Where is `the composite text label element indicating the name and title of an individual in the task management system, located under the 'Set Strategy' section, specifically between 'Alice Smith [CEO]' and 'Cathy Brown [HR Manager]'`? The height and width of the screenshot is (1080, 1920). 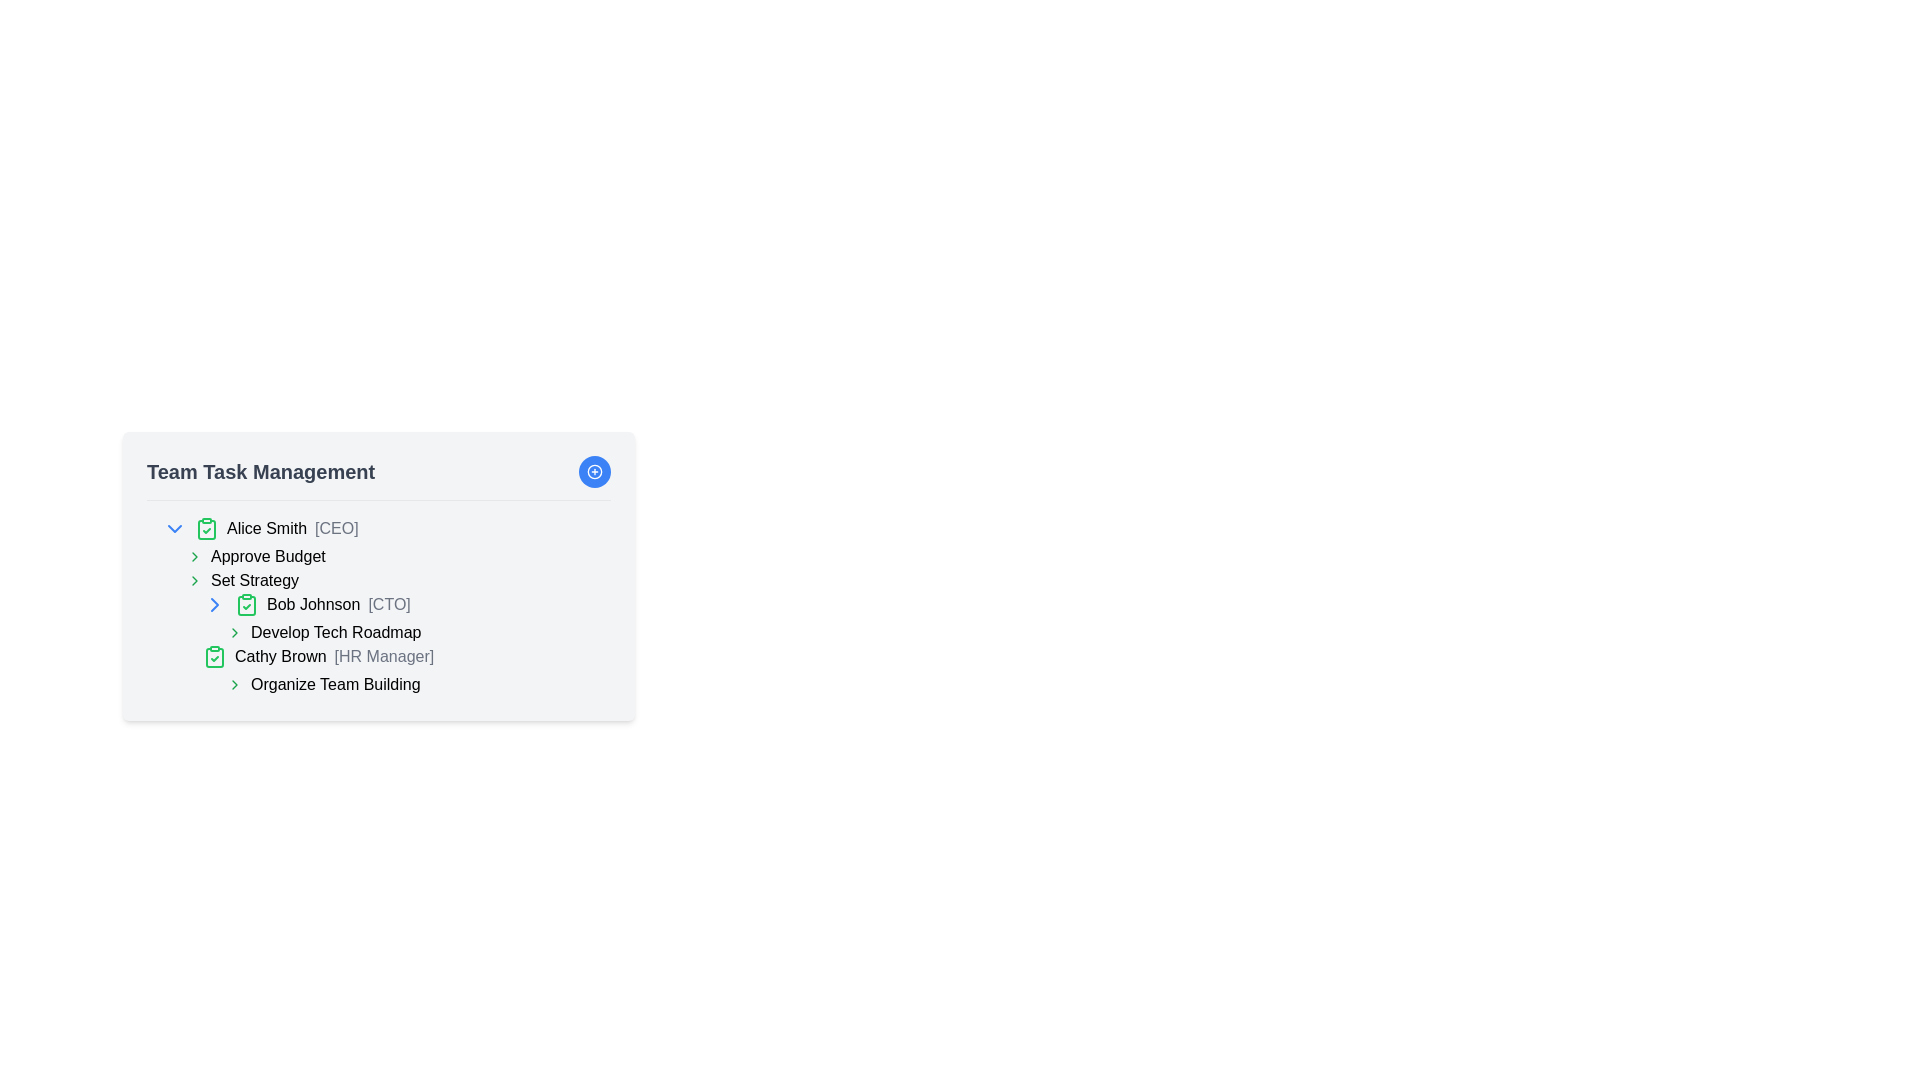 the composite text label element indicating the name and title of an individual in the task management system, located under the 'Set Strategy' section, specifically between 'Alice Smith [CEO]' and 'Cathy Brown [HR Manager]' is located at coordinates (406, 604).